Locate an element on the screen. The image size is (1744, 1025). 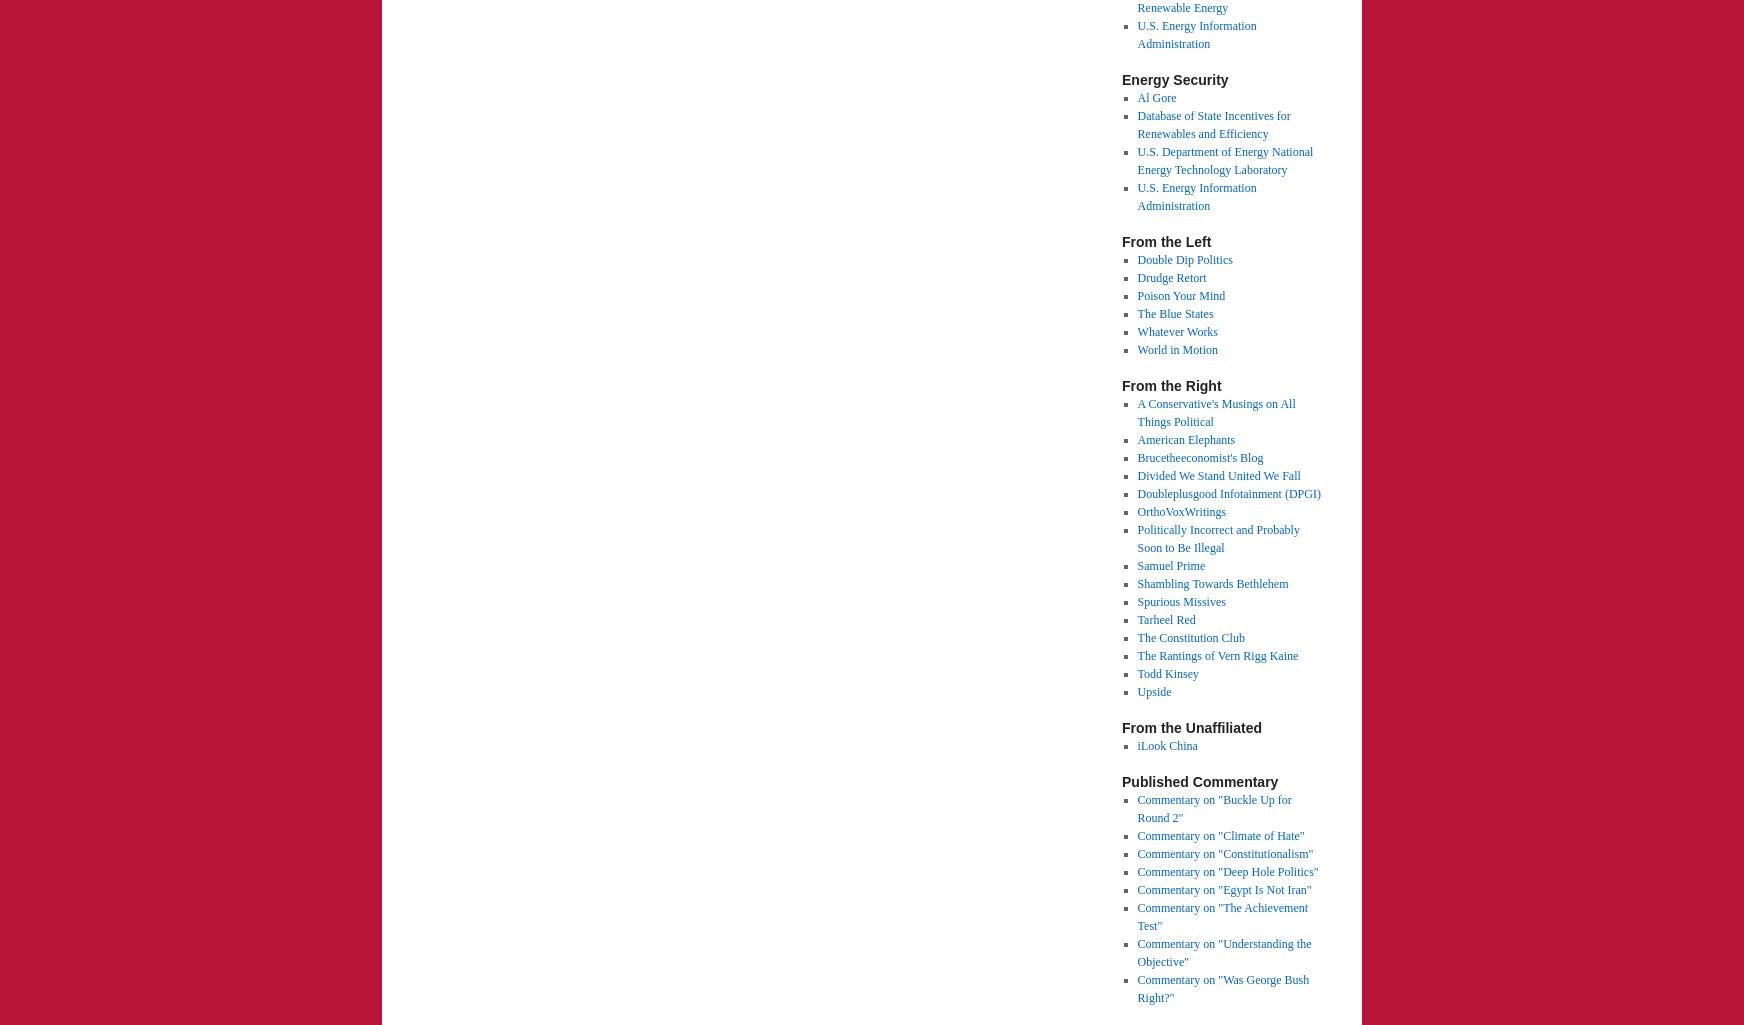
'Commentary on "The Achievement Test"' is located at coordinates (1222, 915).